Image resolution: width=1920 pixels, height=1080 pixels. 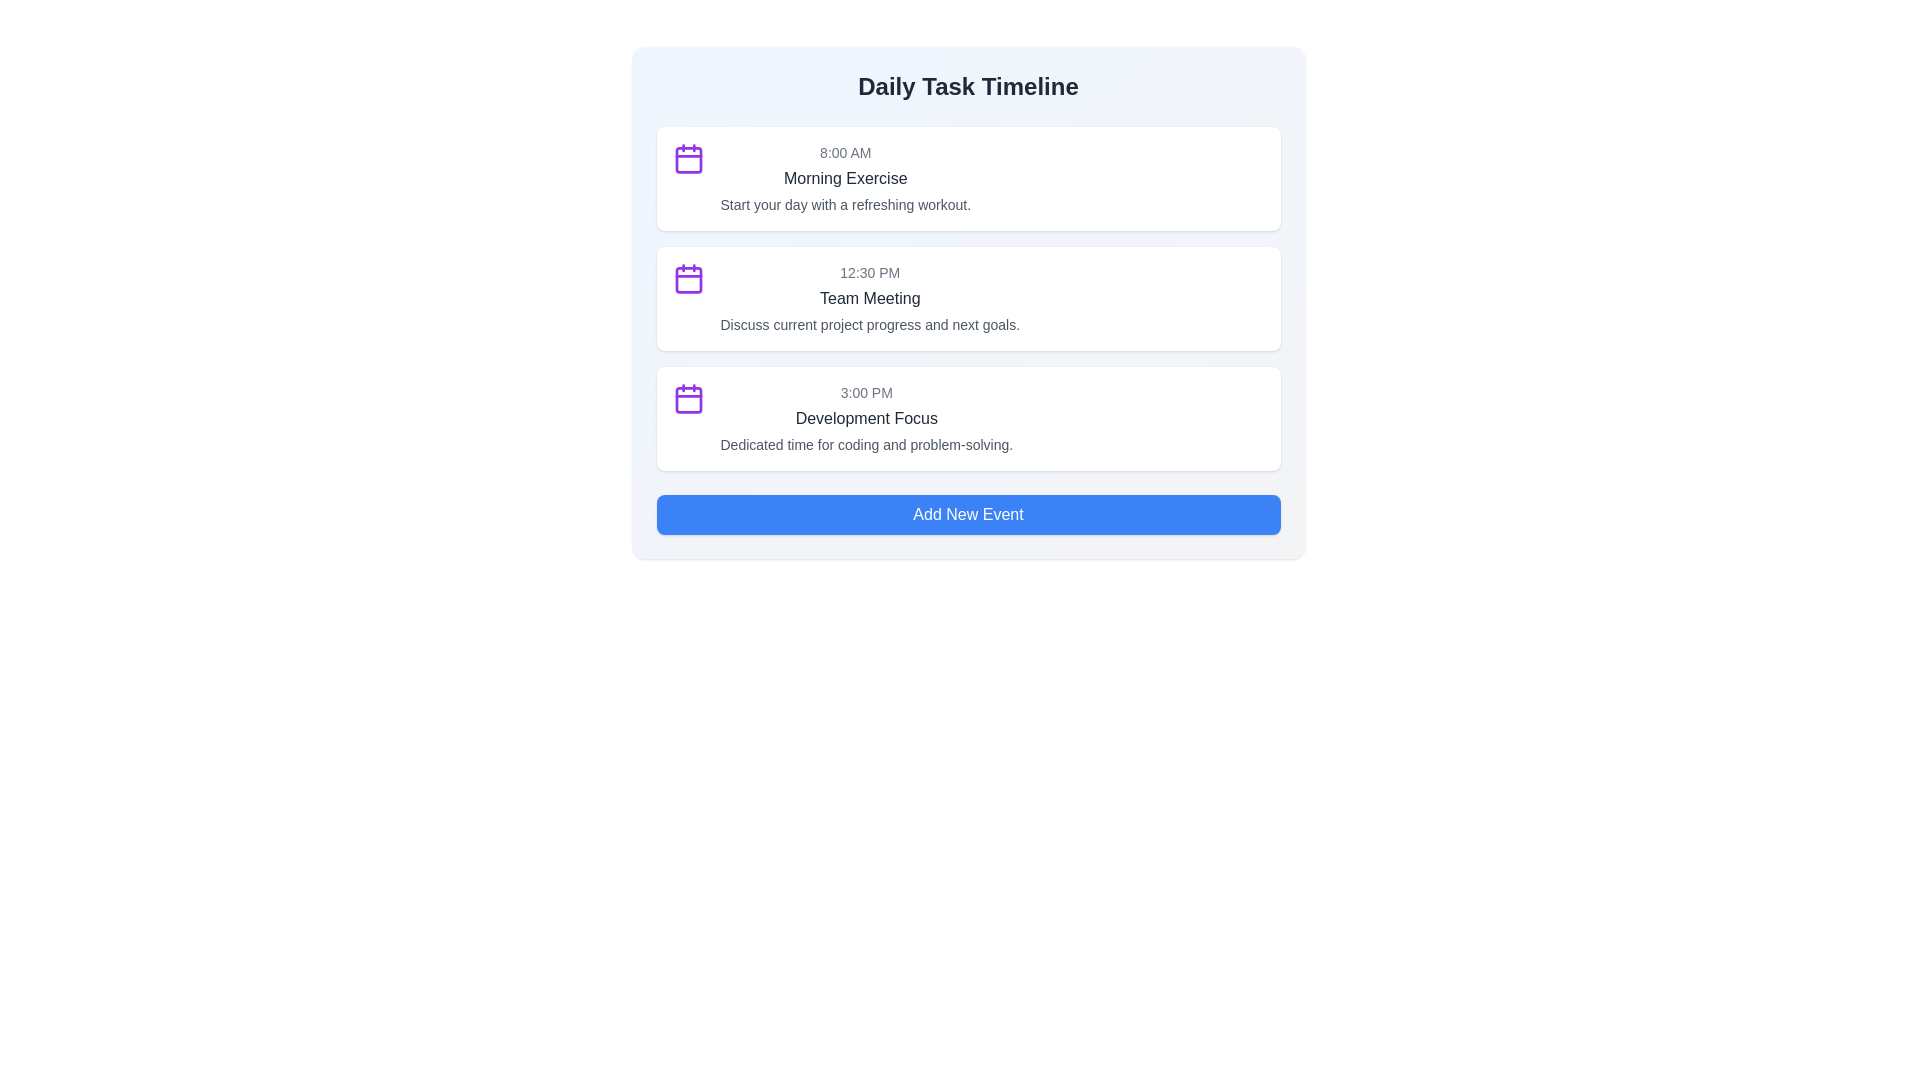 I want to click on the event icon located at the top left of the 'Morning Exercise' task box, adjacent to the text '8:00 AM', so click(x=688, y=157).